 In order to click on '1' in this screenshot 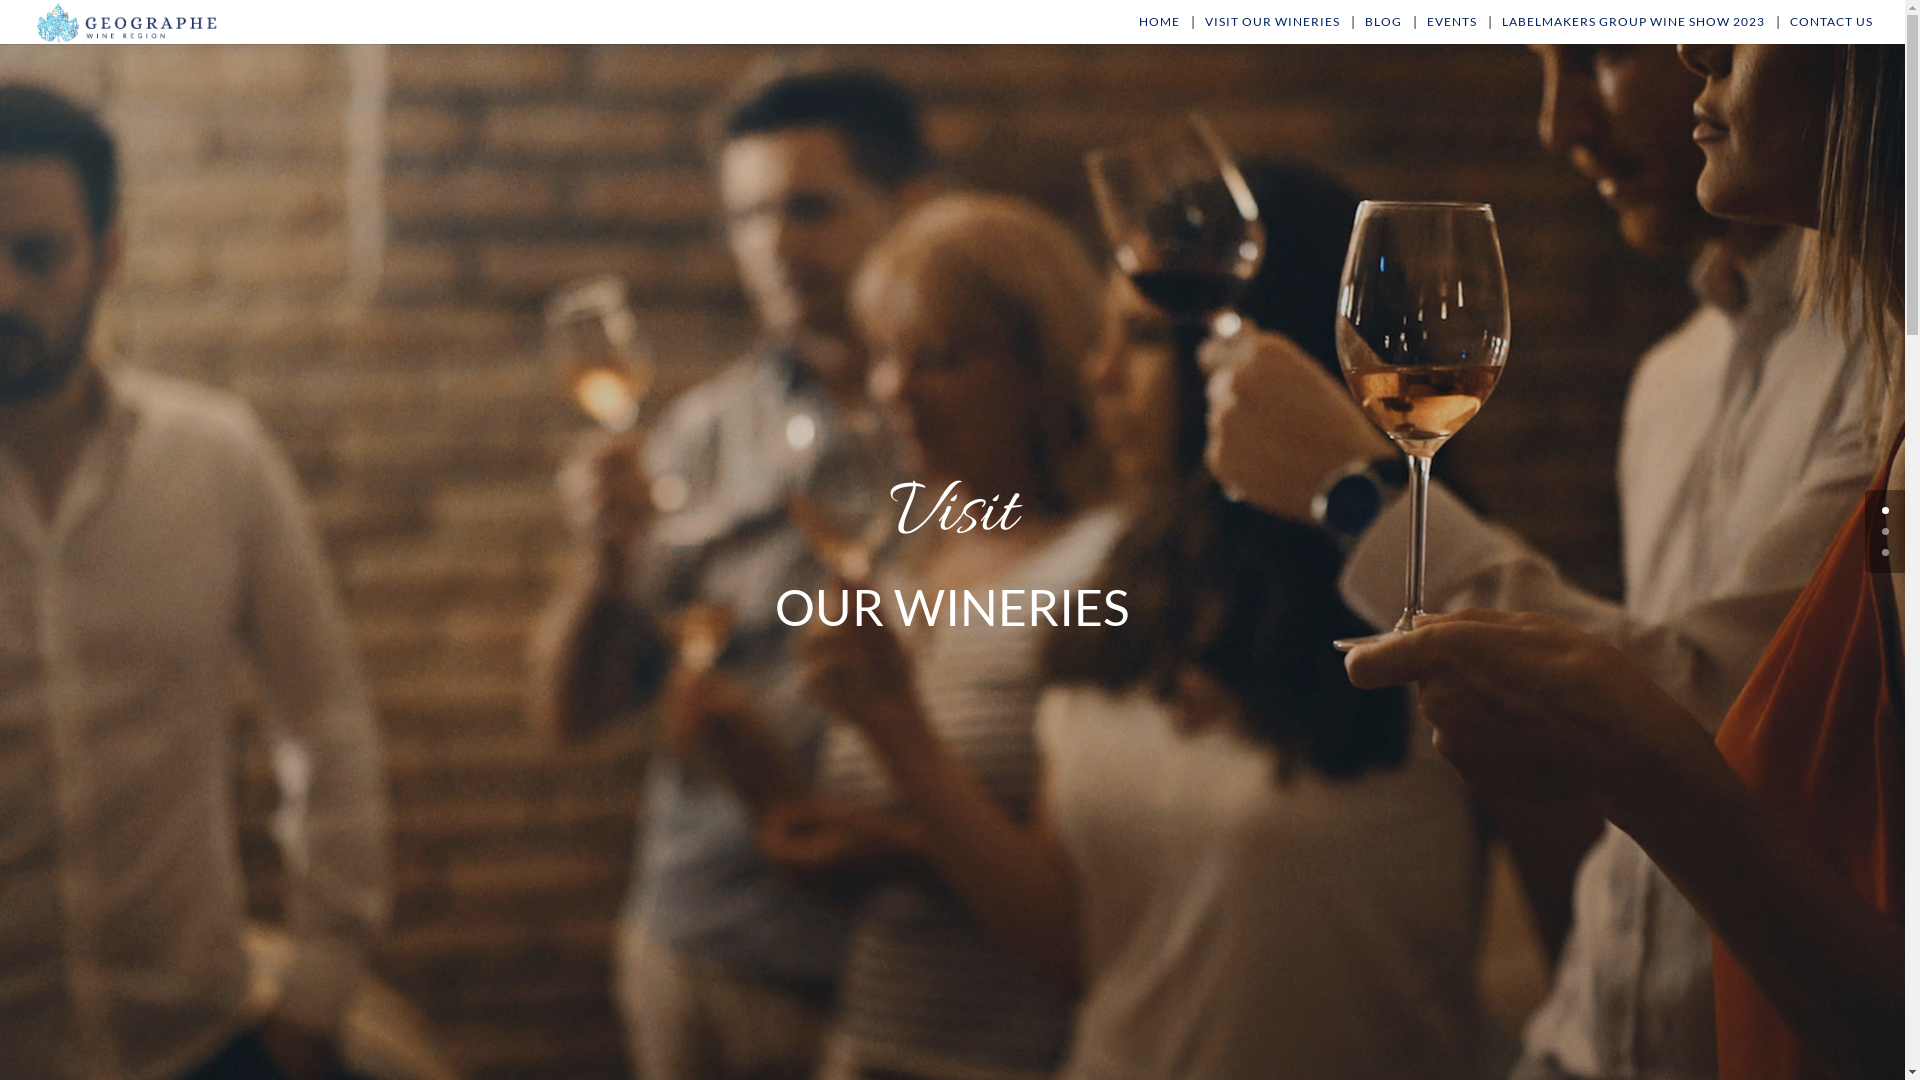, I will do `click(1880, 530)`.